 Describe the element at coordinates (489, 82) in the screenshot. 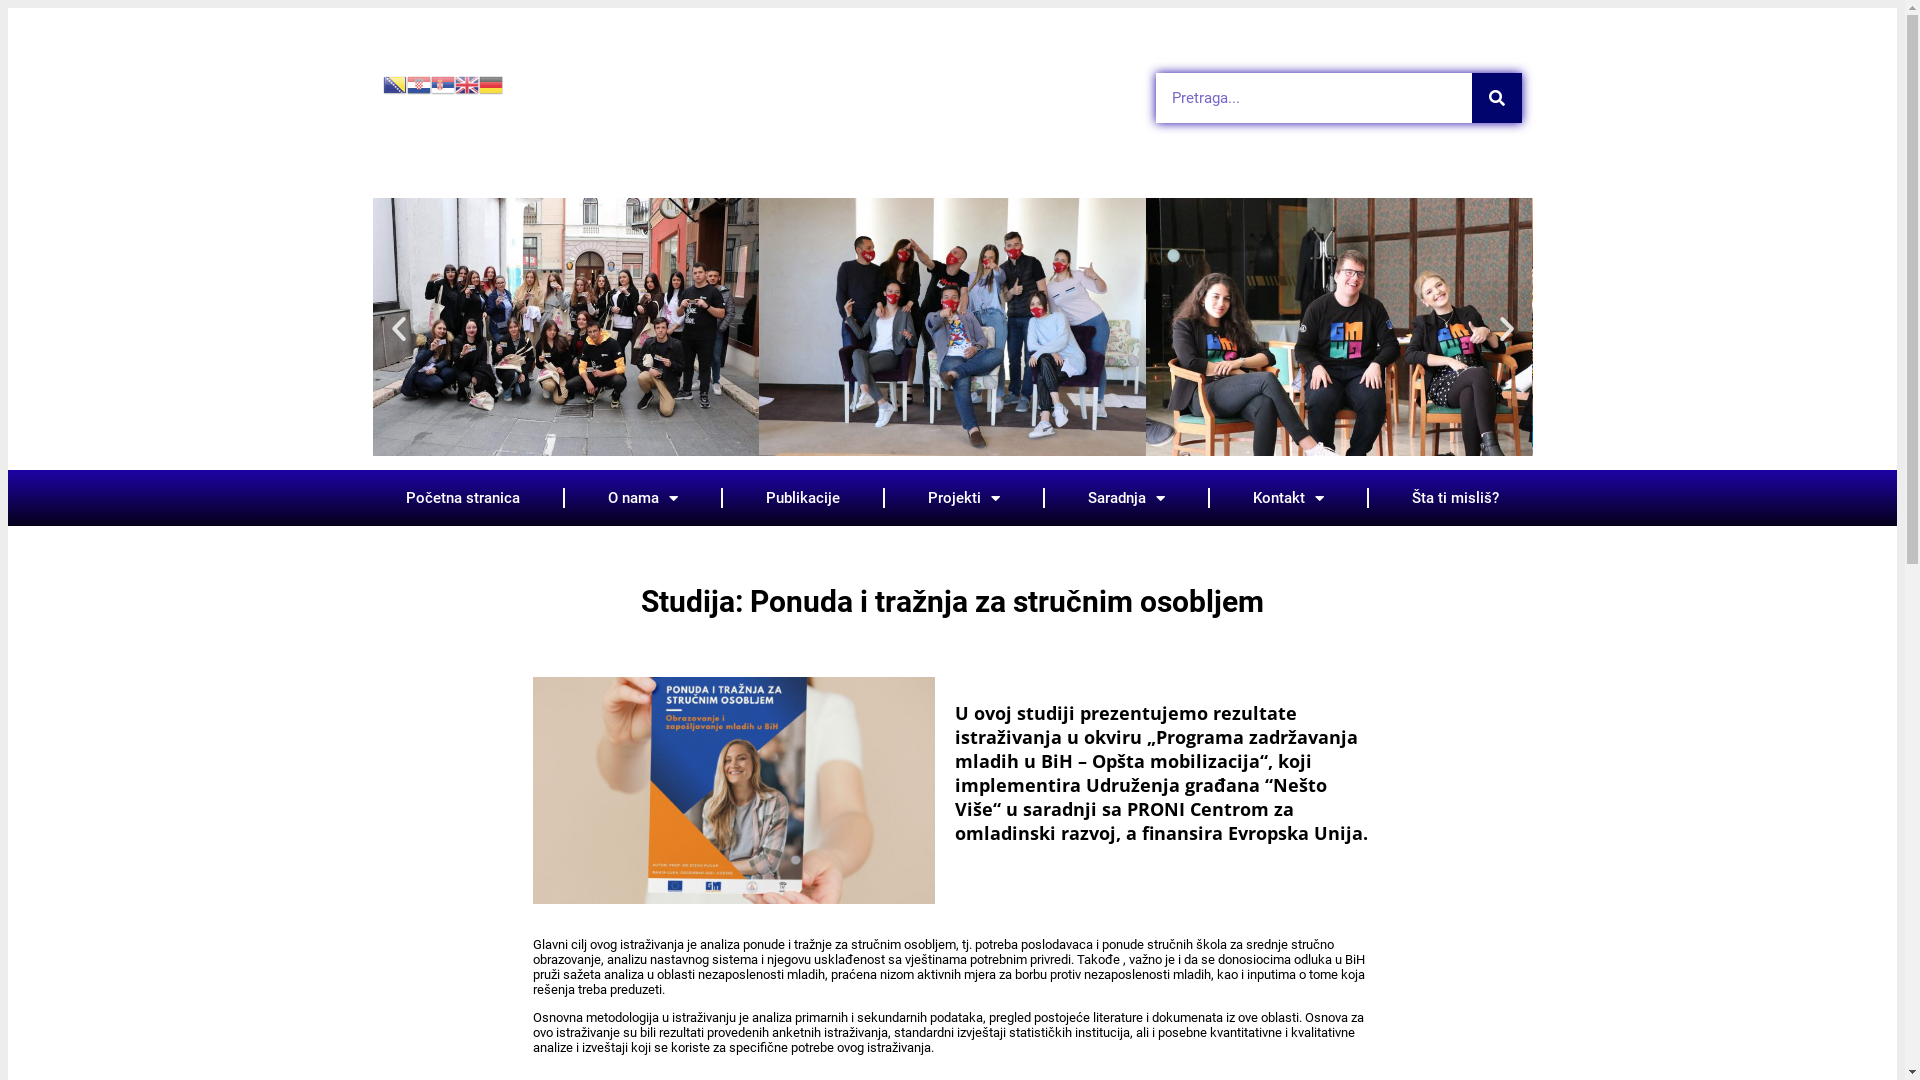

I see `'German'` at that location.